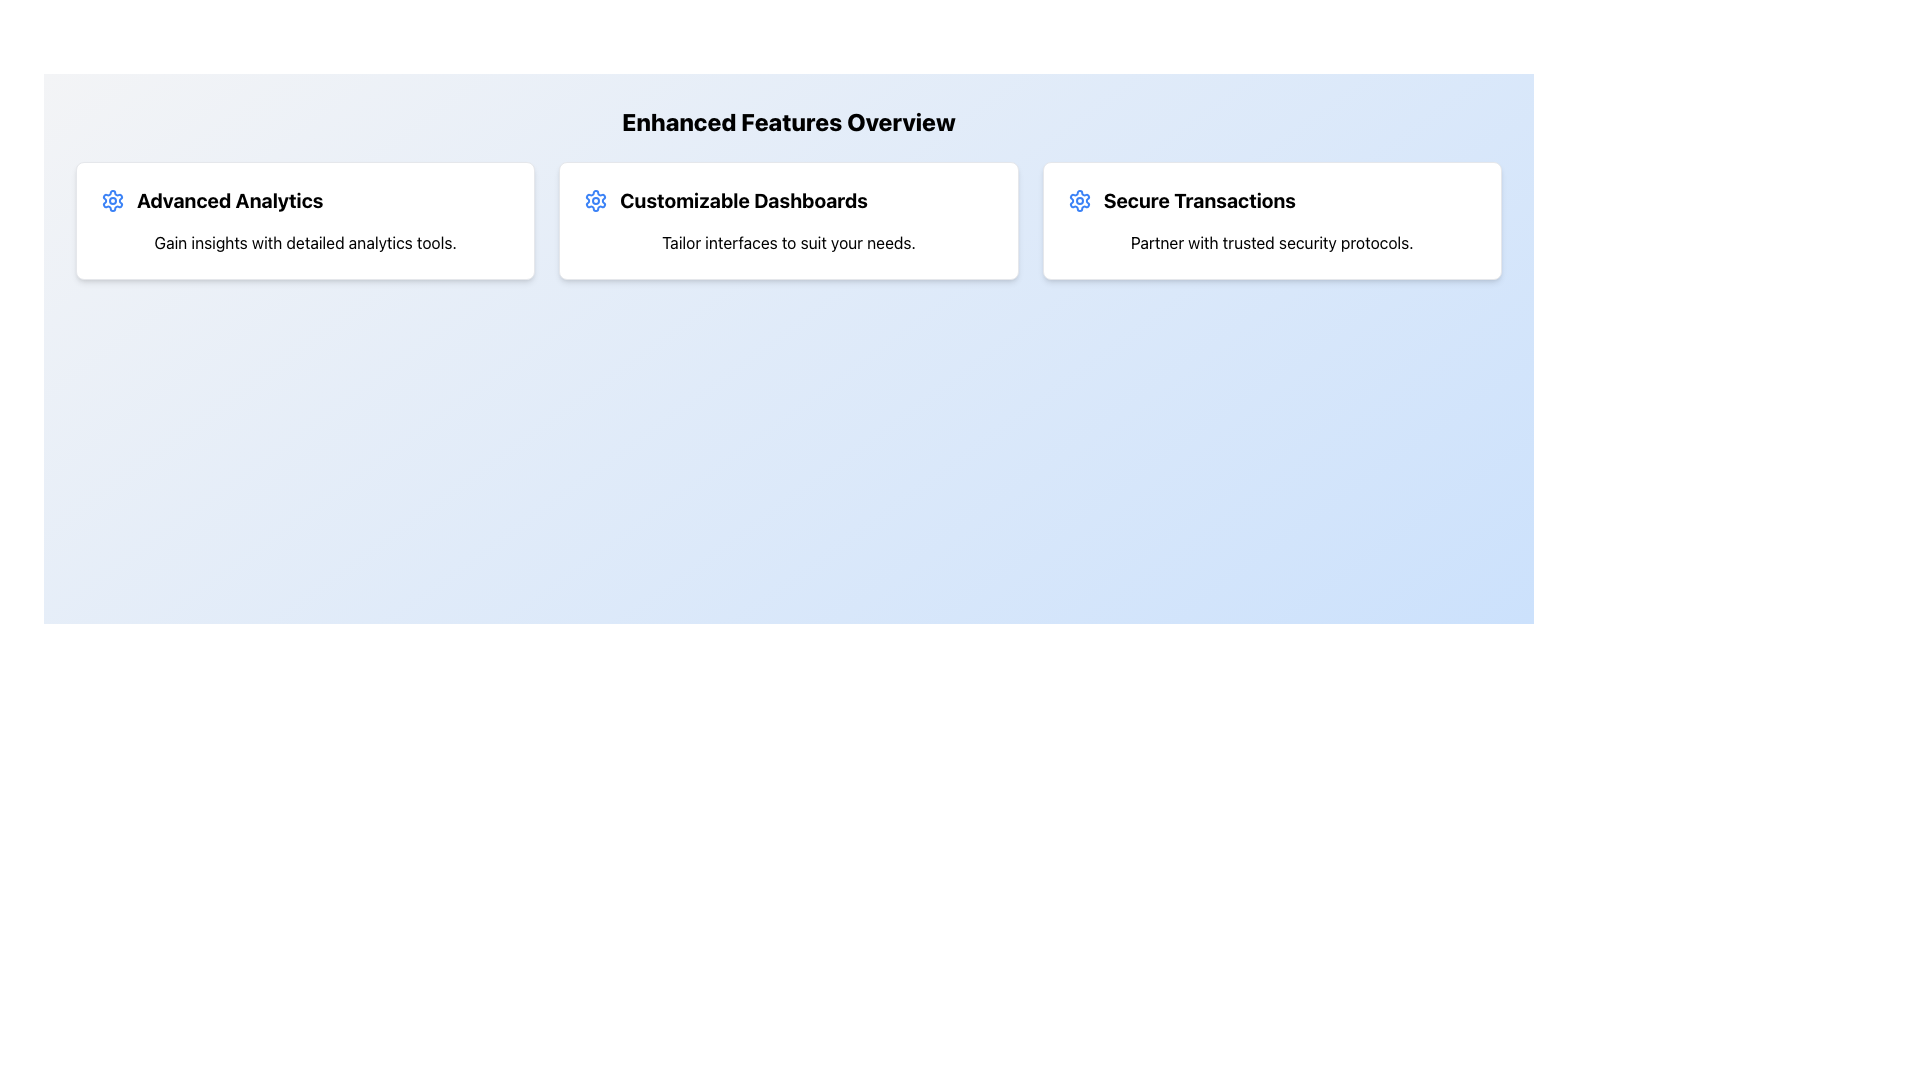  What do you see at coordinates (112, 200) in the screenshot?
I see `the blue gear-shaped icon located to the left of the text 'Advanced Analytics'` at bounding box center [112, 200].